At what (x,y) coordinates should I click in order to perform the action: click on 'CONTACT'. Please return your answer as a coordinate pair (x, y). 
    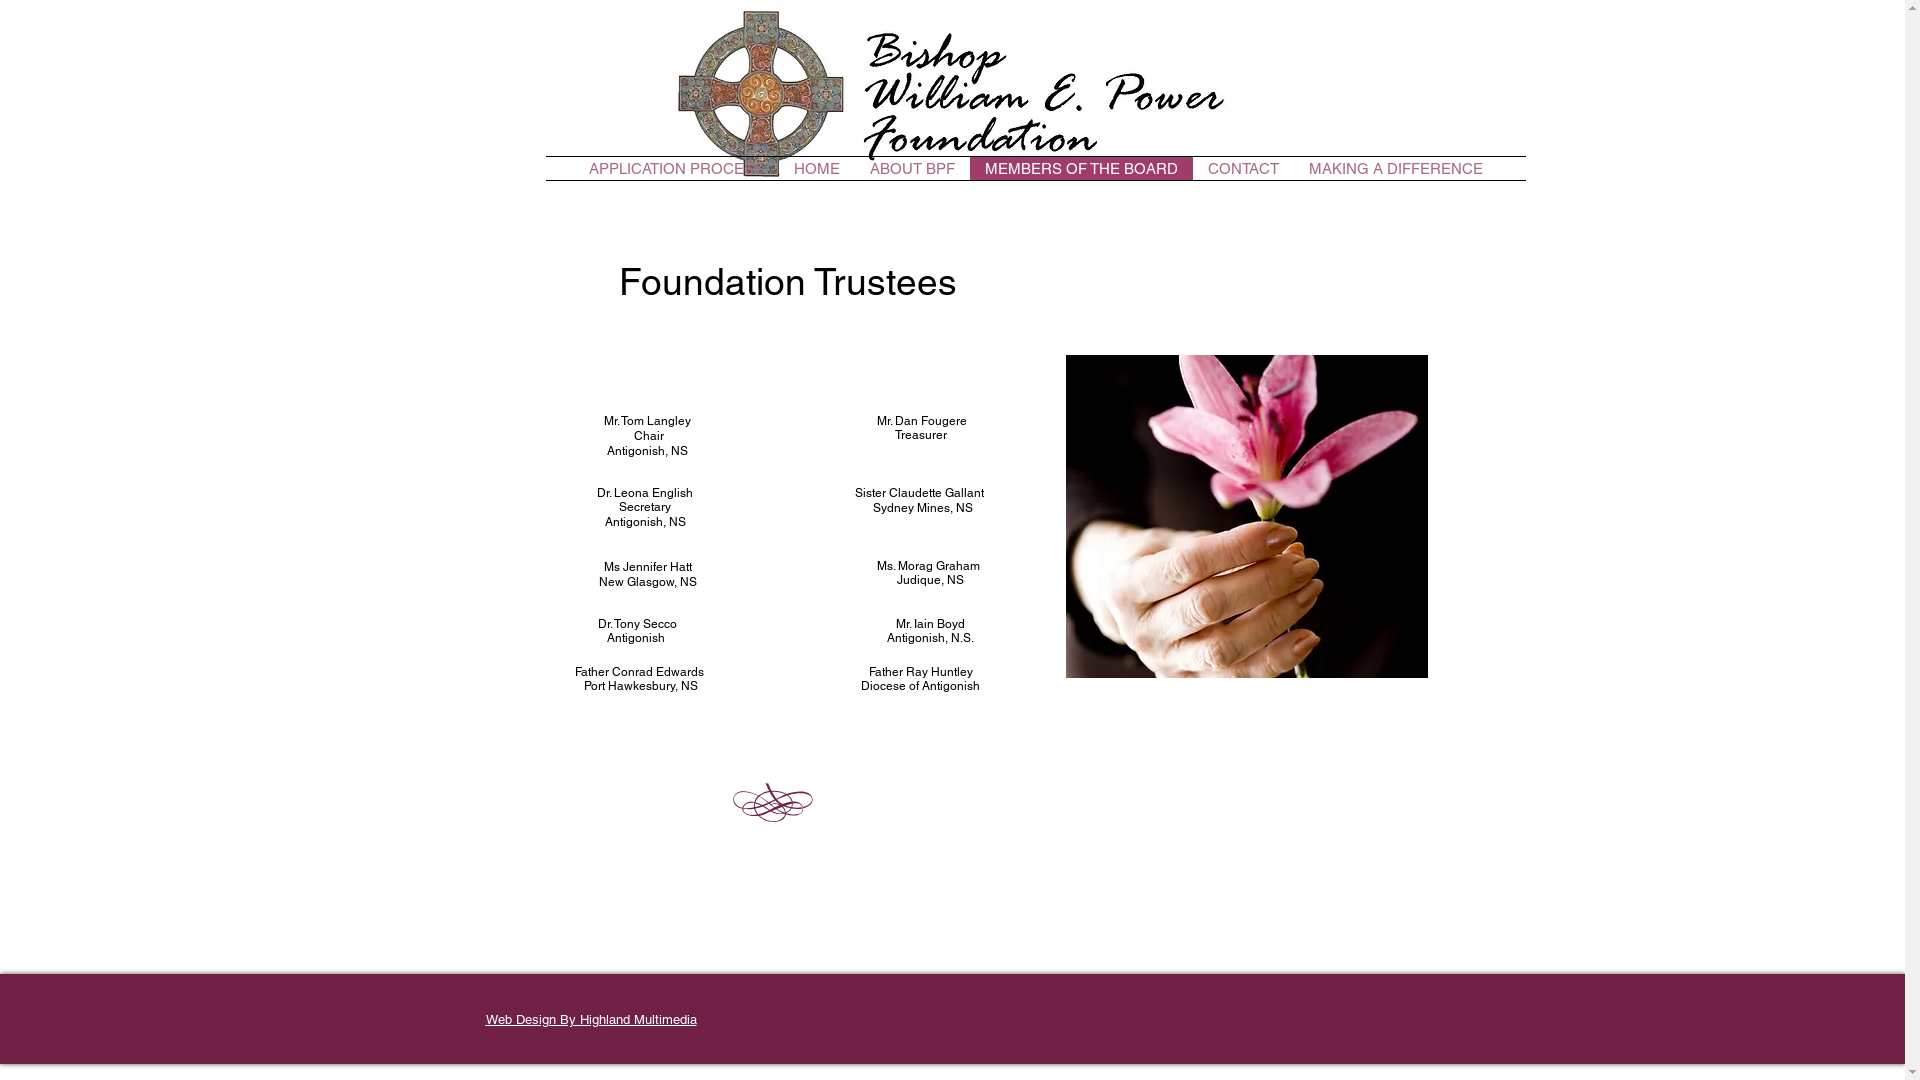
    Looking at the image, I should click on (1241, 167).